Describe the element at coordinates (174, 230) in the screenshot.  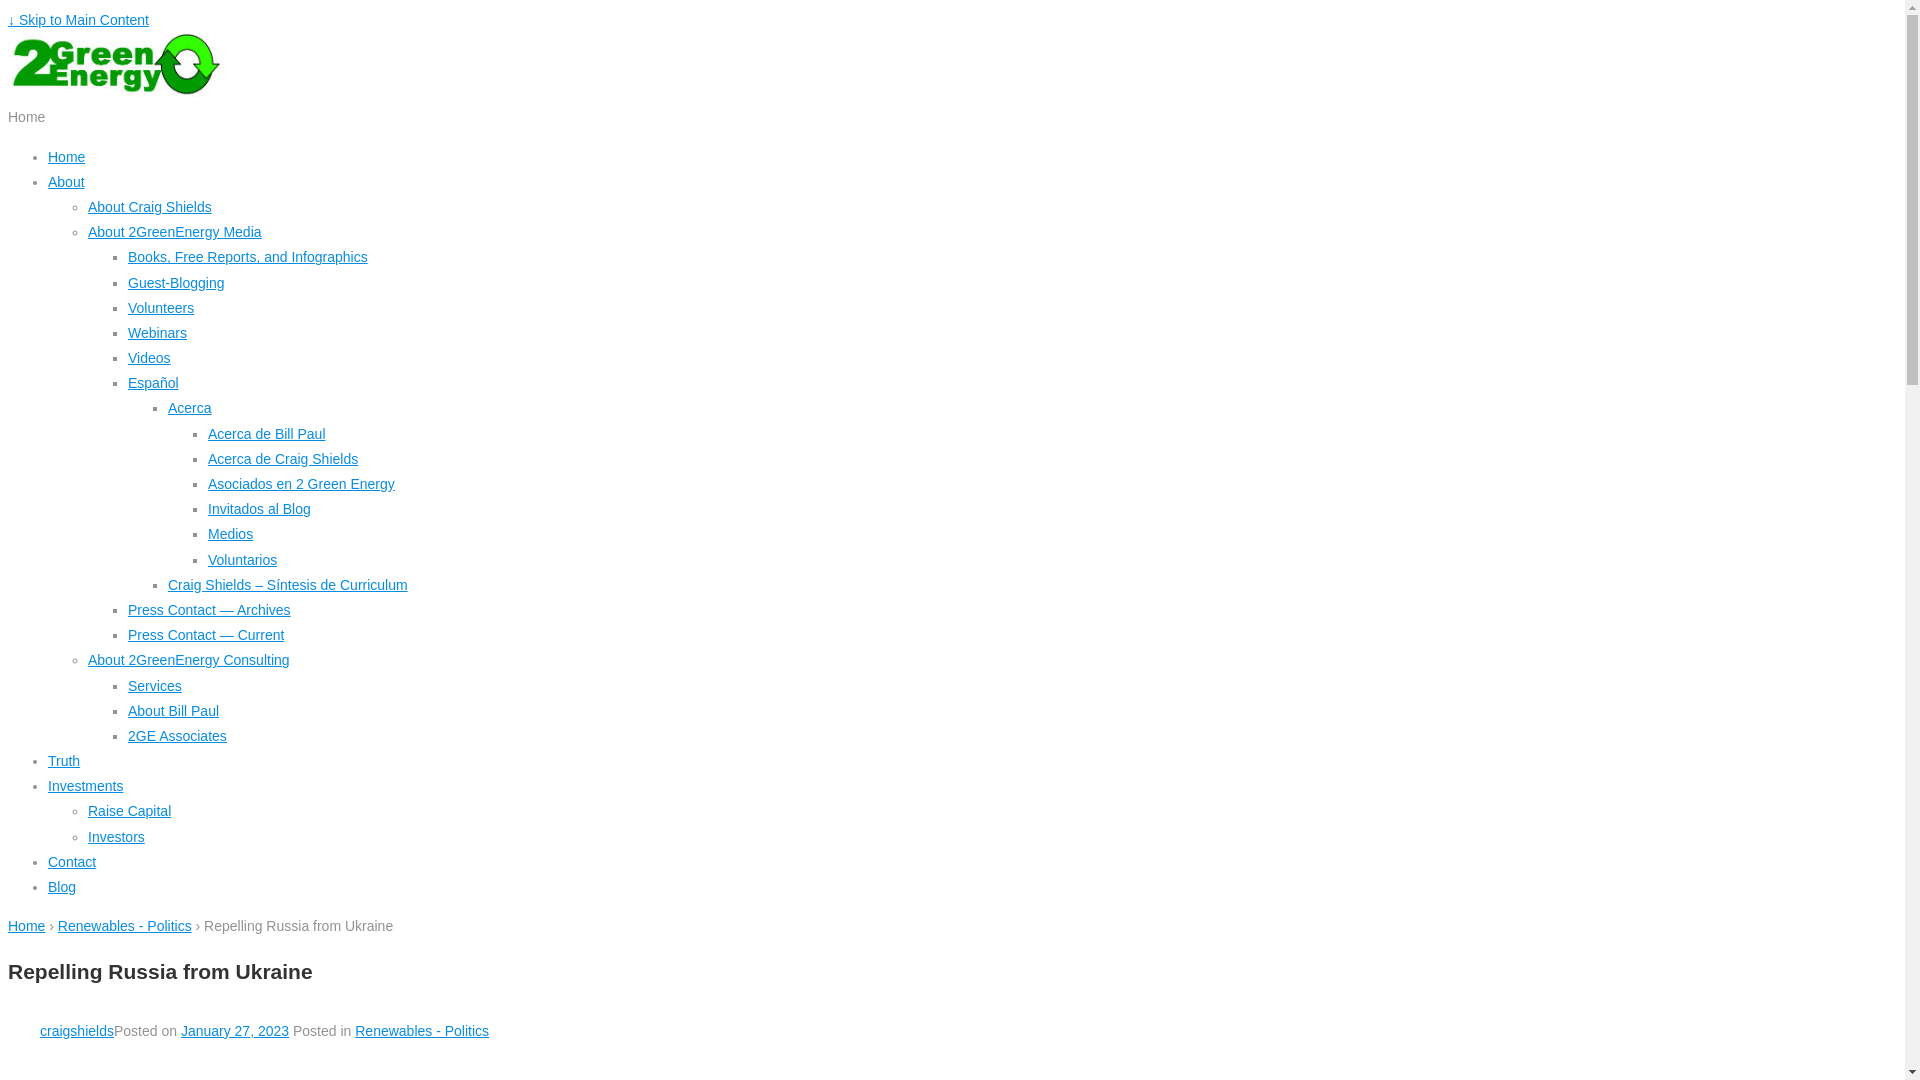
I see `'About 2GreenEnergy Media'` at that location.